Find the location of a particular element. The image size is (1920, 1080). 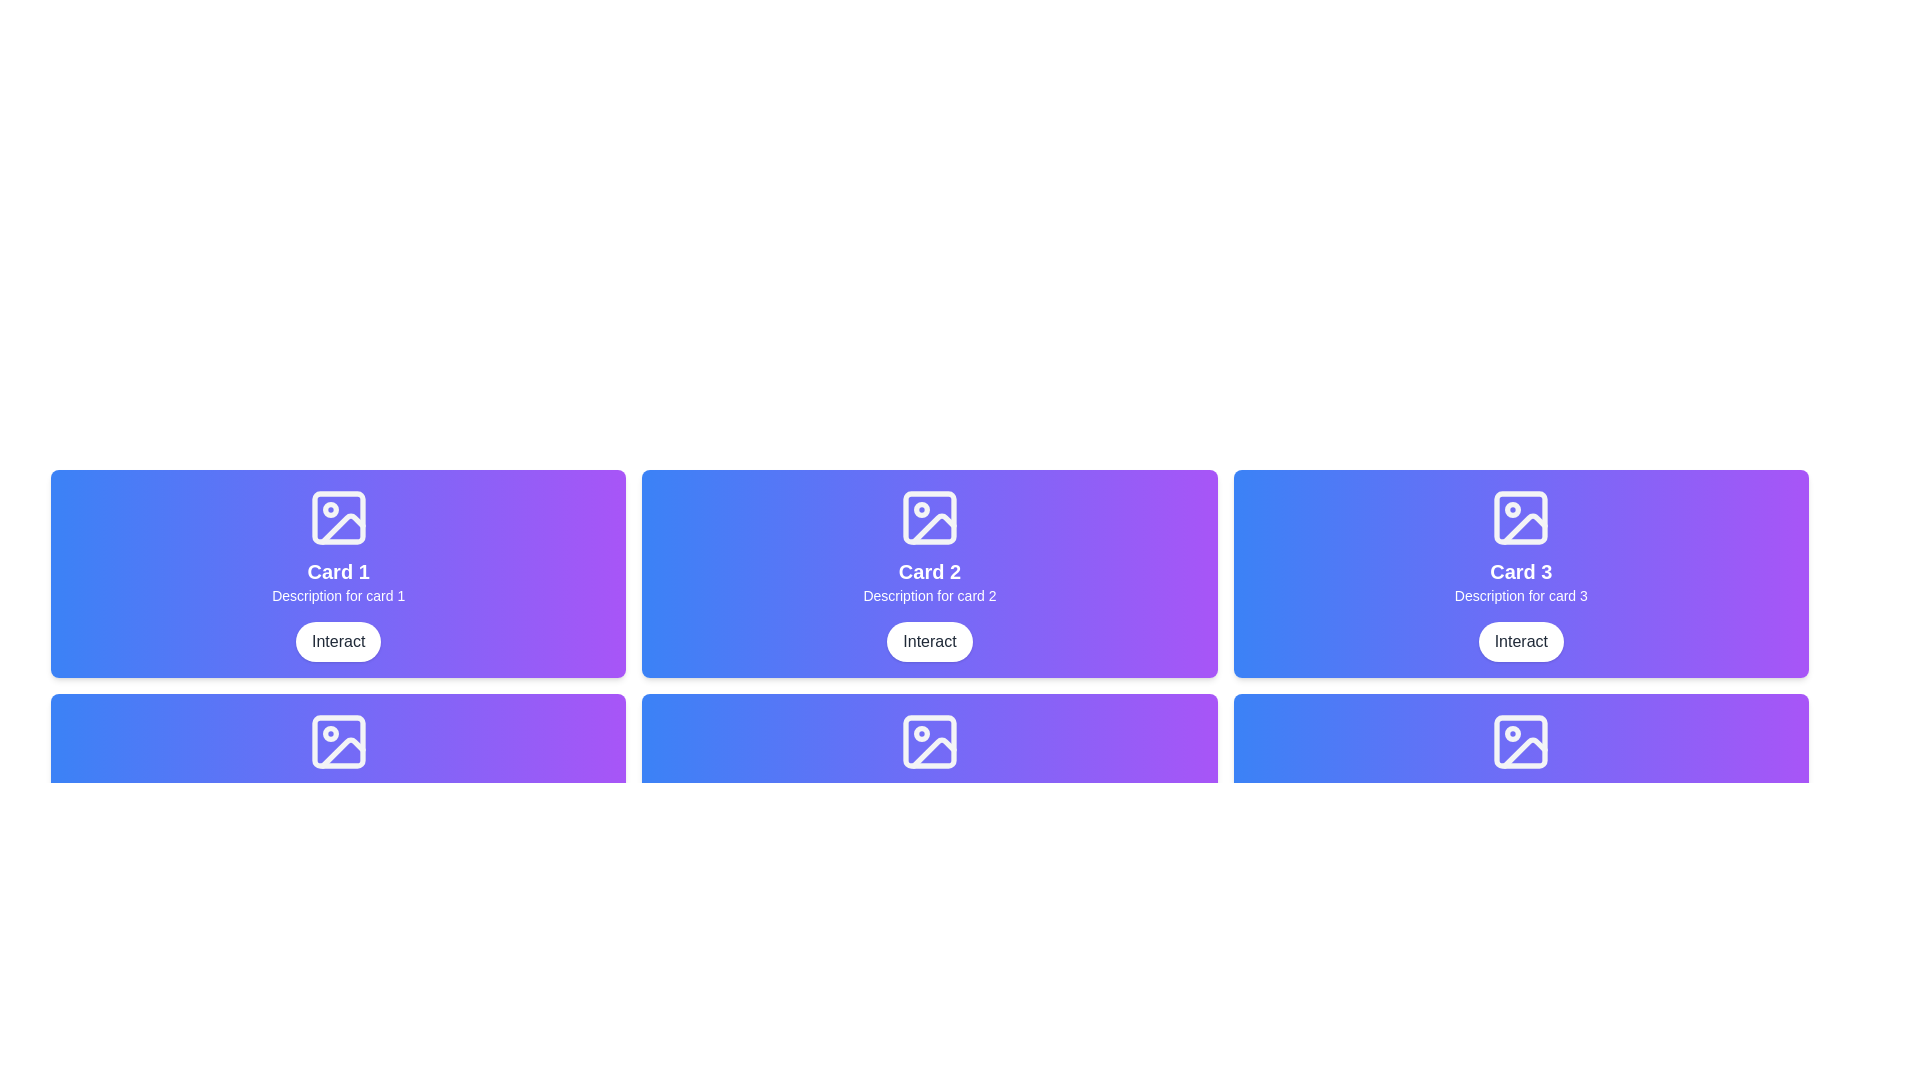

the sixth card in the grid layout that presents information related to 'Card 6', located in the rightmost column of the bottom row, below 'Card 3' is located at coordinates (1520, 797).